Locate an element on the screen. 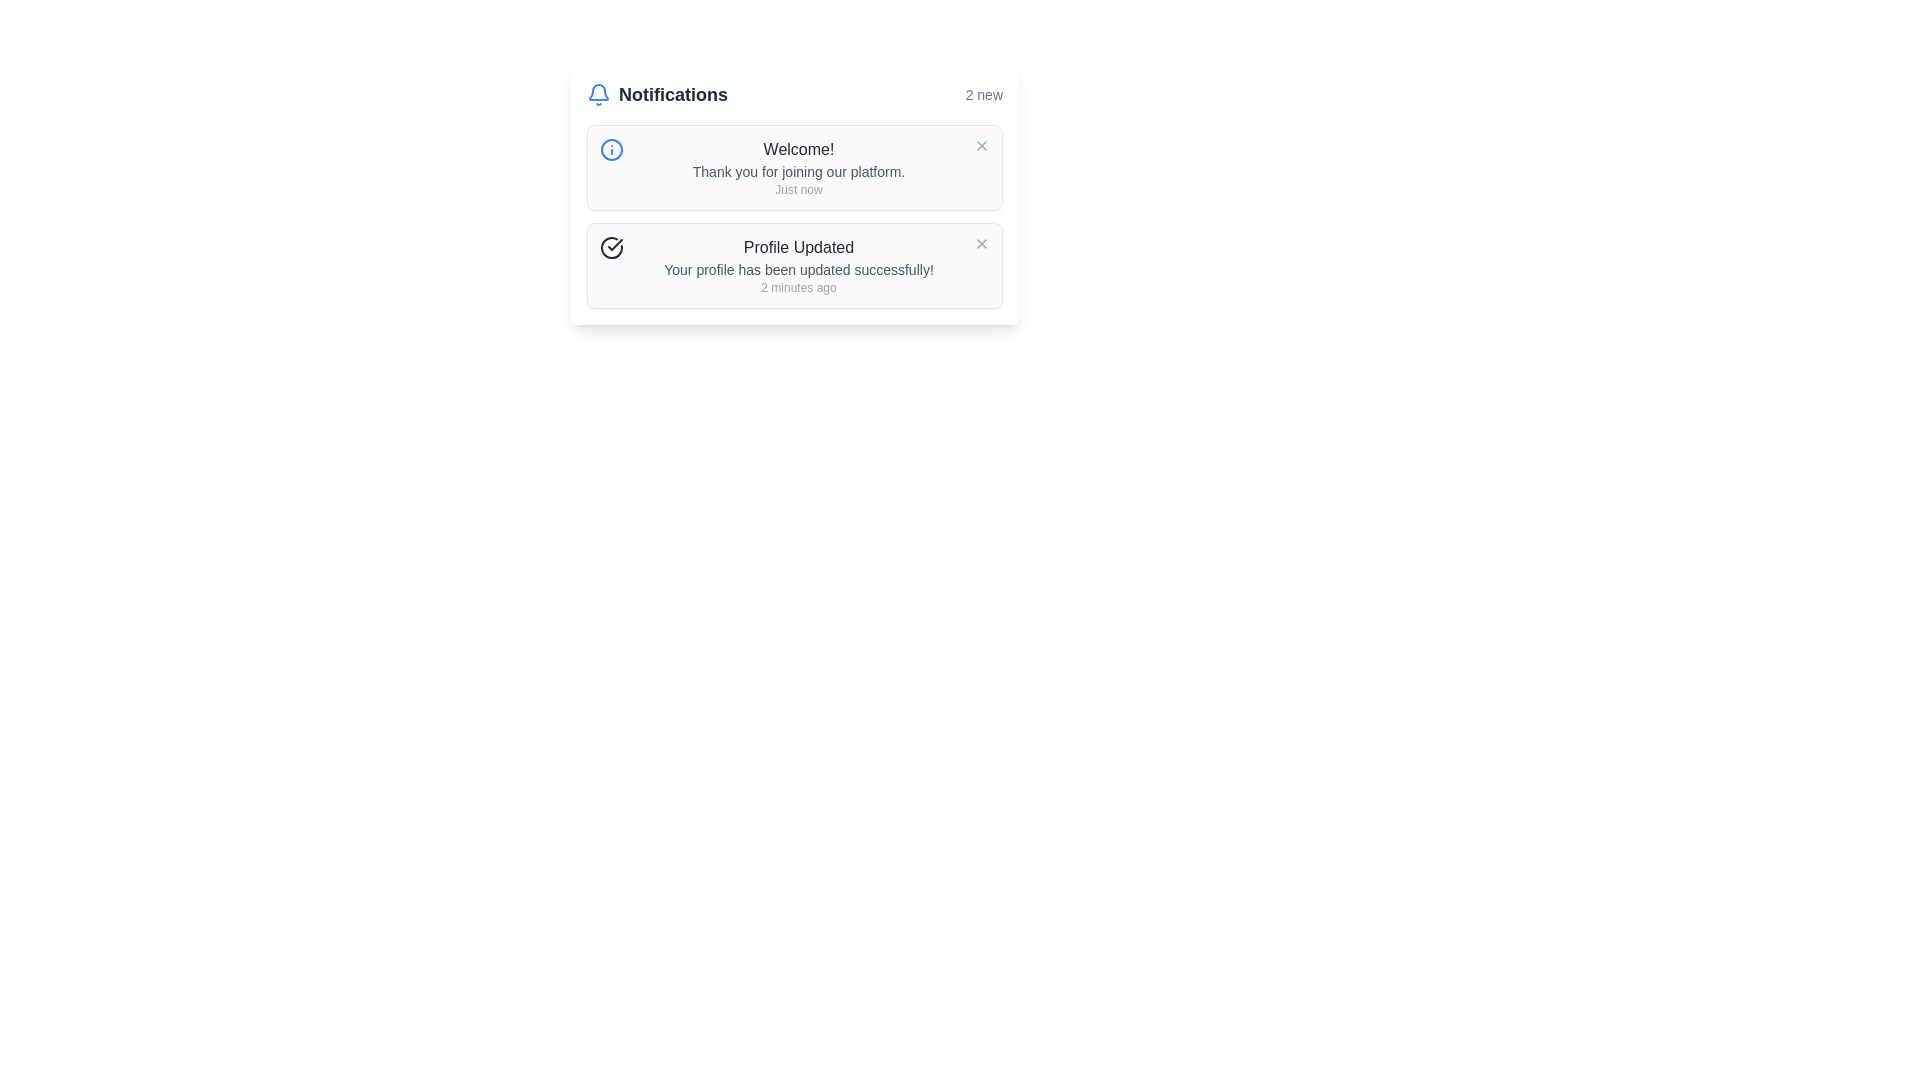  the first icon in the lower notification entry of the notifications section, which indicates a completed or successful action is located at coordinates (610, 246).